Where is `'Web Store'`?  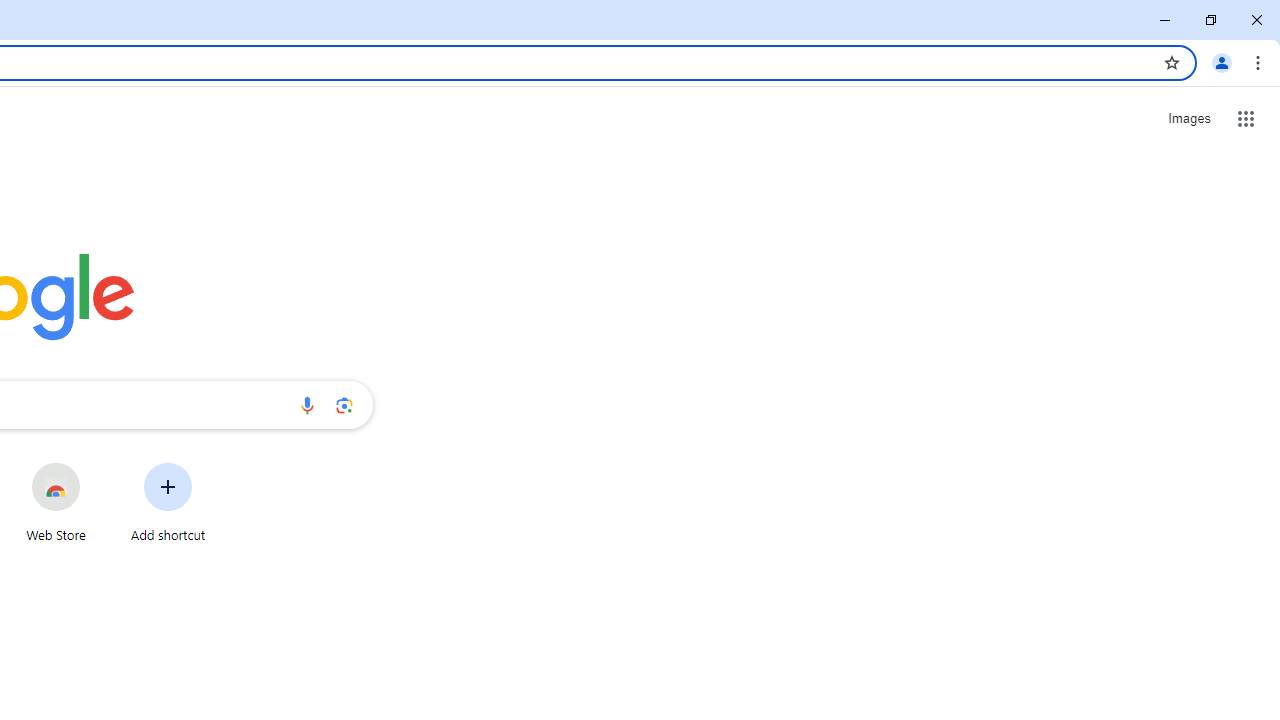 'Web Store' is located at coordinates (56, 501).